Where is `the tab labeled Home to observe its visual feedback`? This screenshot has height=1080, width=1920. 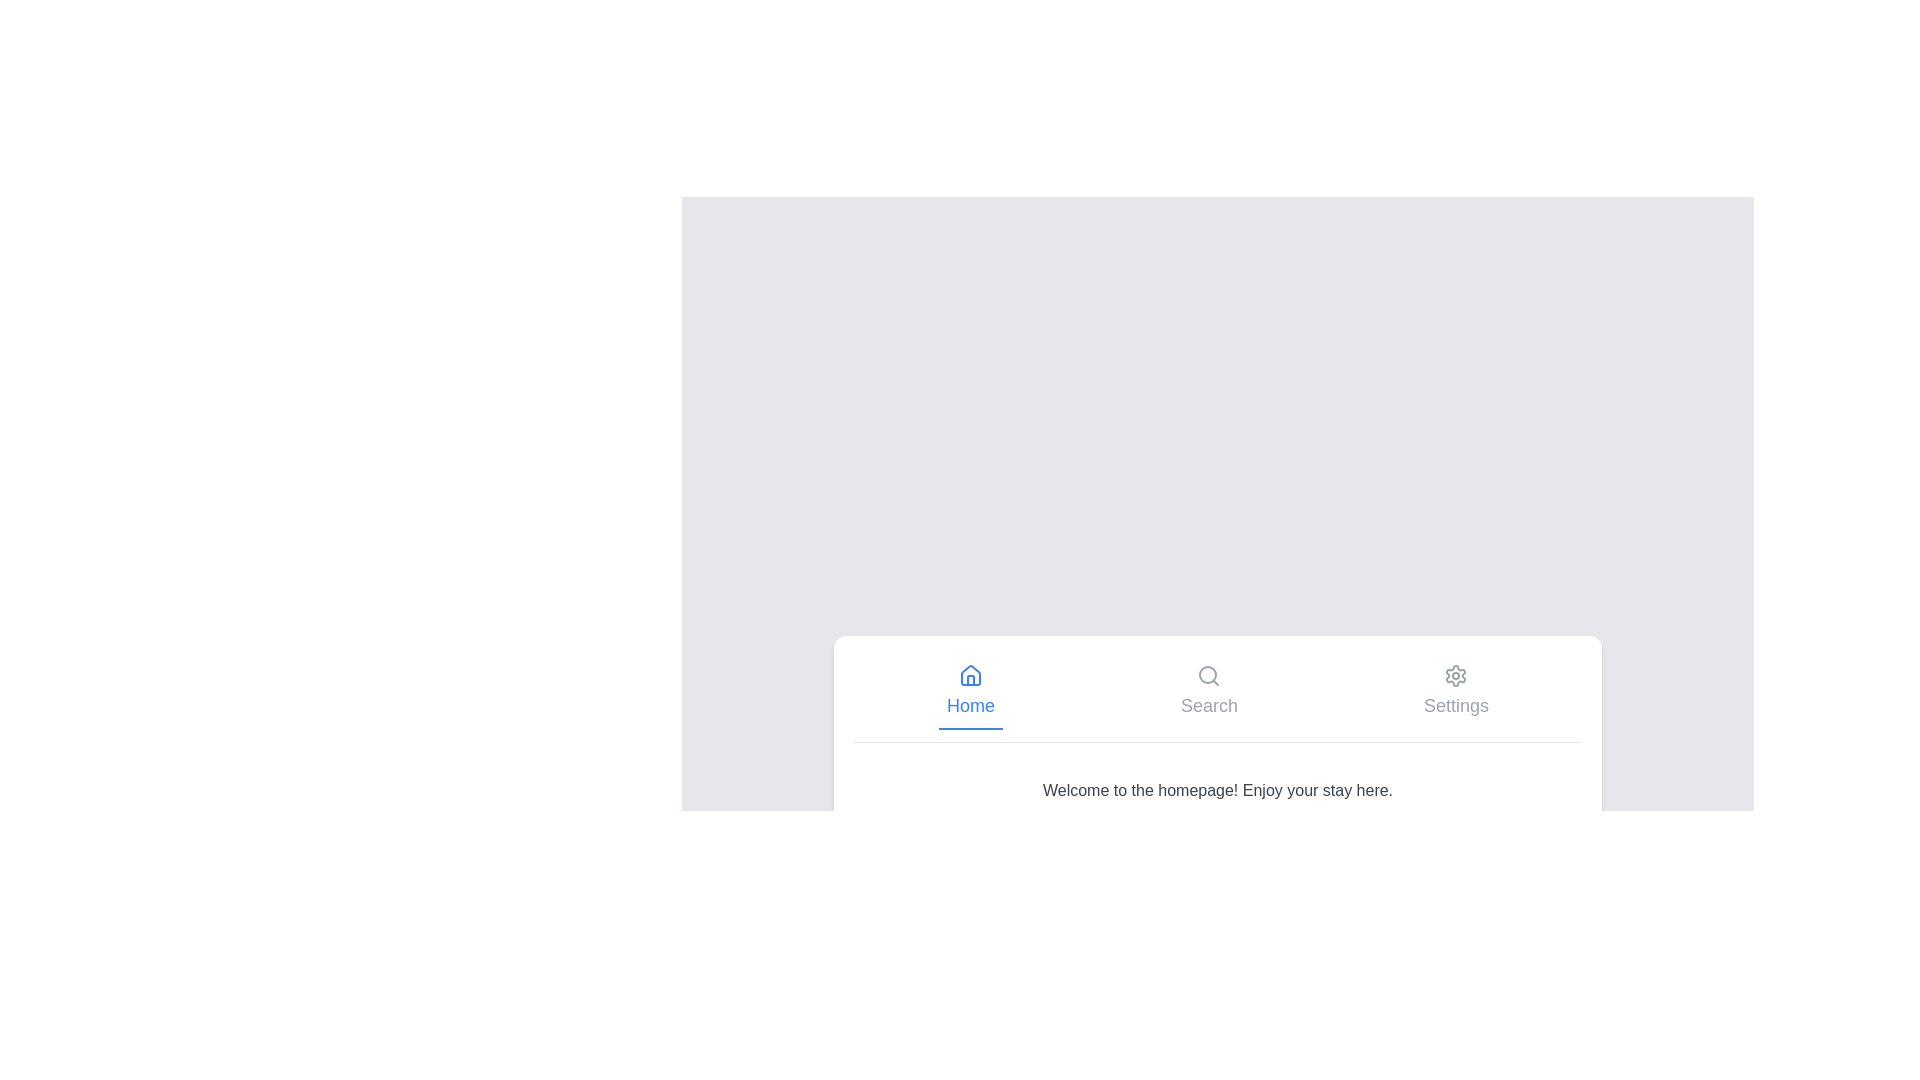
the tab labeled Home to observe its visual feedback is located at coordinates (970, 691).